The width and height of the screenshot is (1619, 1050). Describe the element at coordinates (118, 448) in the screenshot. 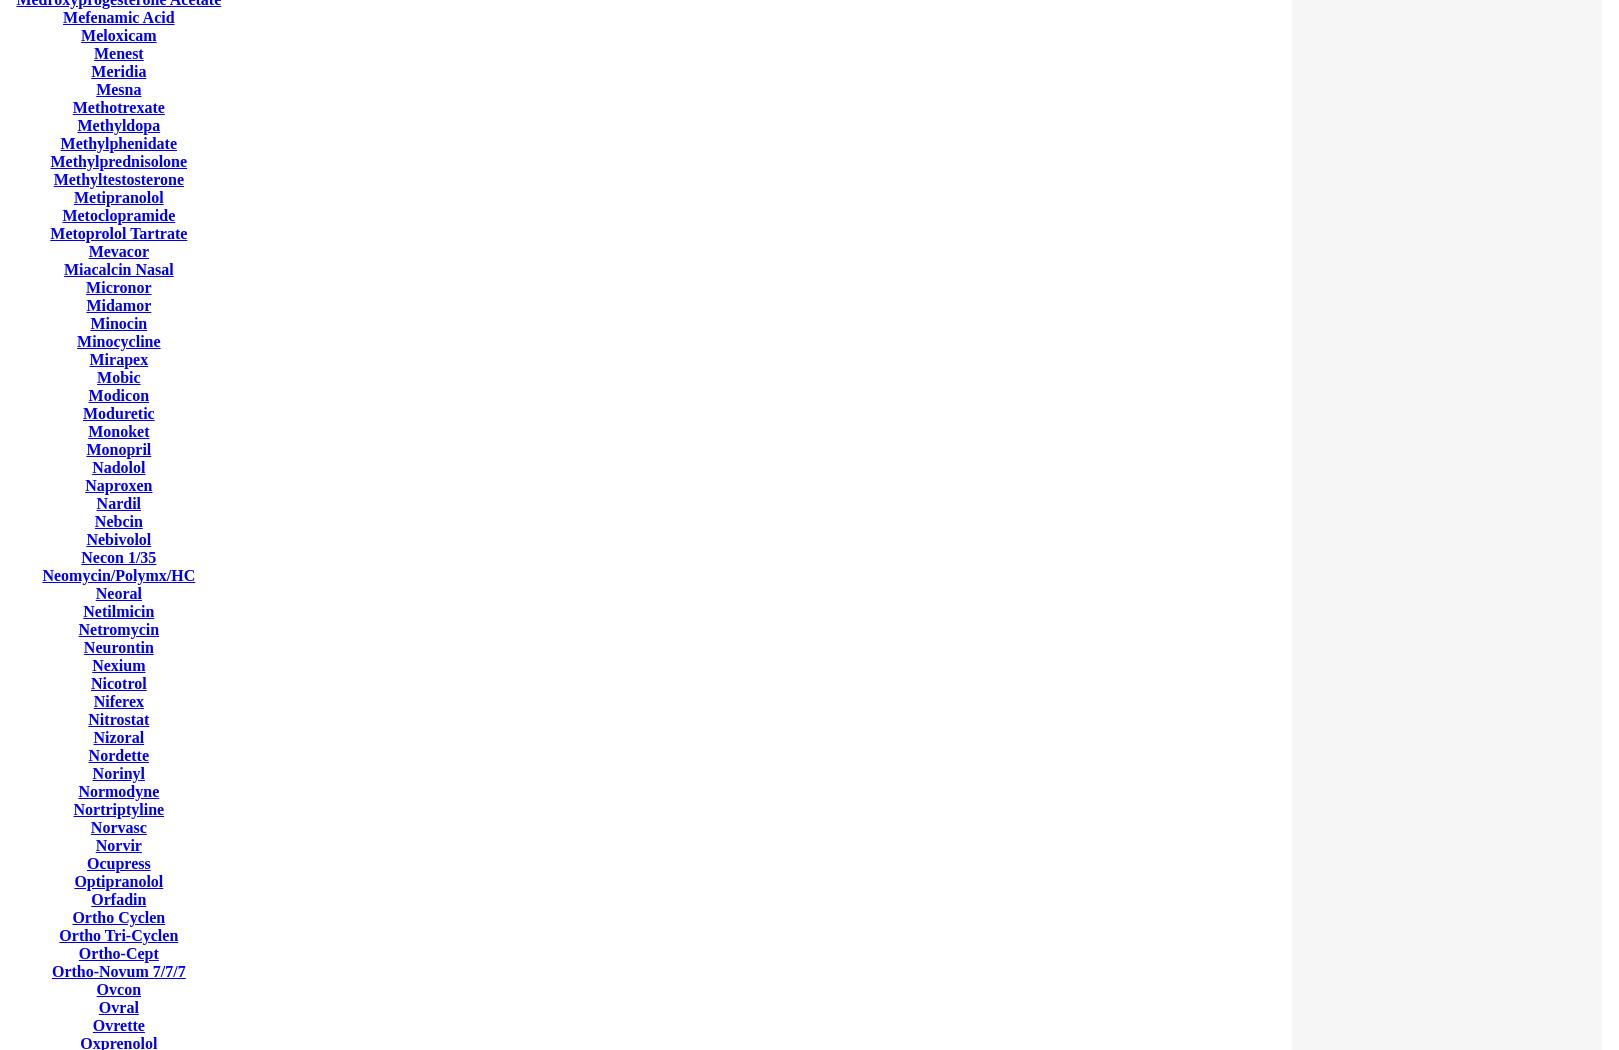

I see `'Monopril'` at that location.